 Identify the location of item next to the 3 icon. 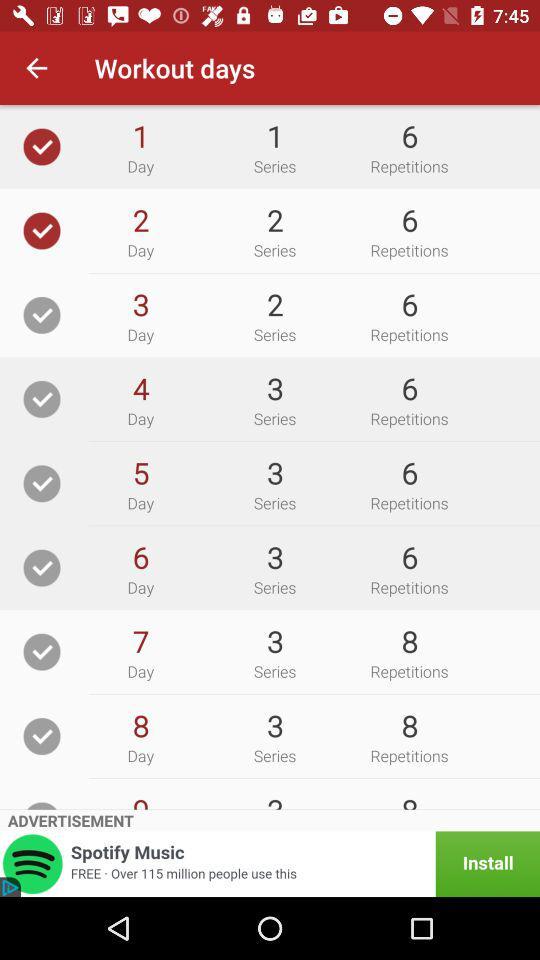
(139, 473).